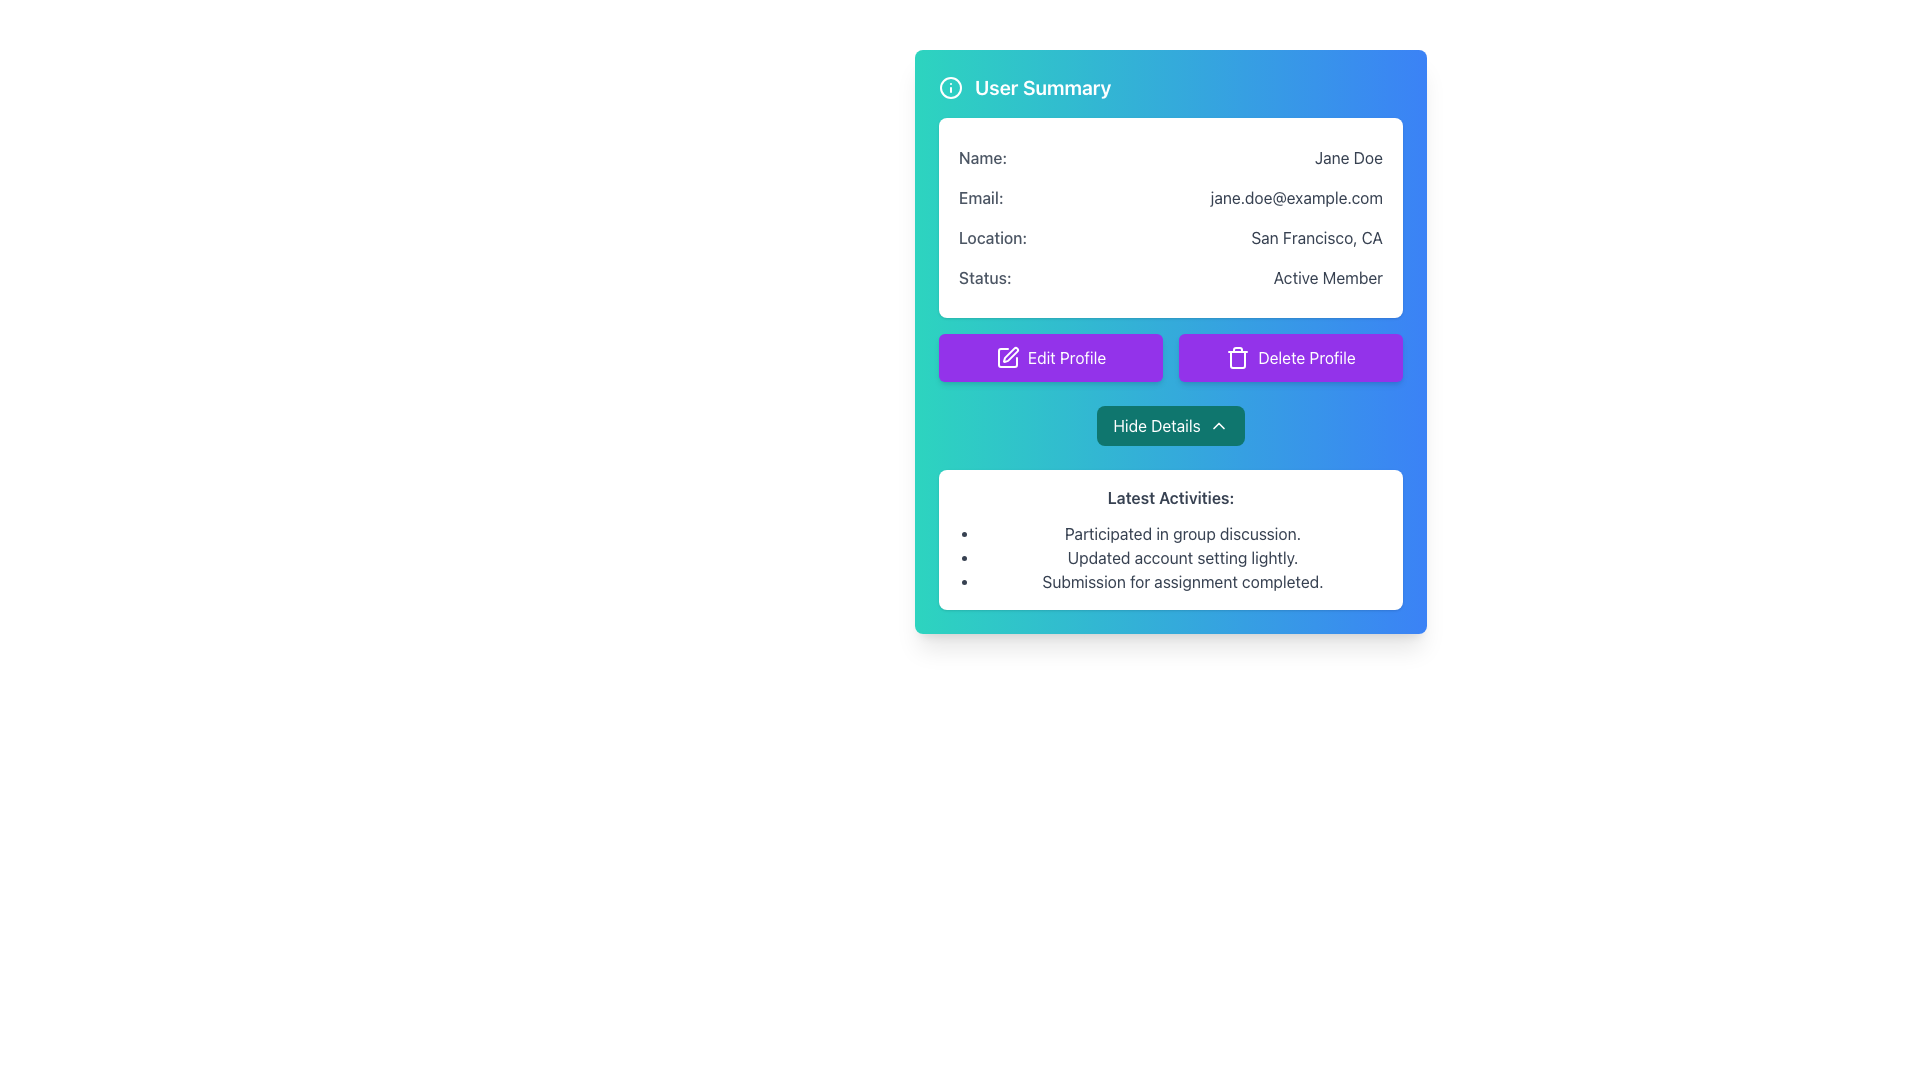 The image size is (1920, 1080). What do you see at coordinates (949, 87) in the screenshot?
I see `the circular icon located to the left of the 'User Summary' text in the upper-left corner of the 'User Summary' card` at bounding box center [949, 87].